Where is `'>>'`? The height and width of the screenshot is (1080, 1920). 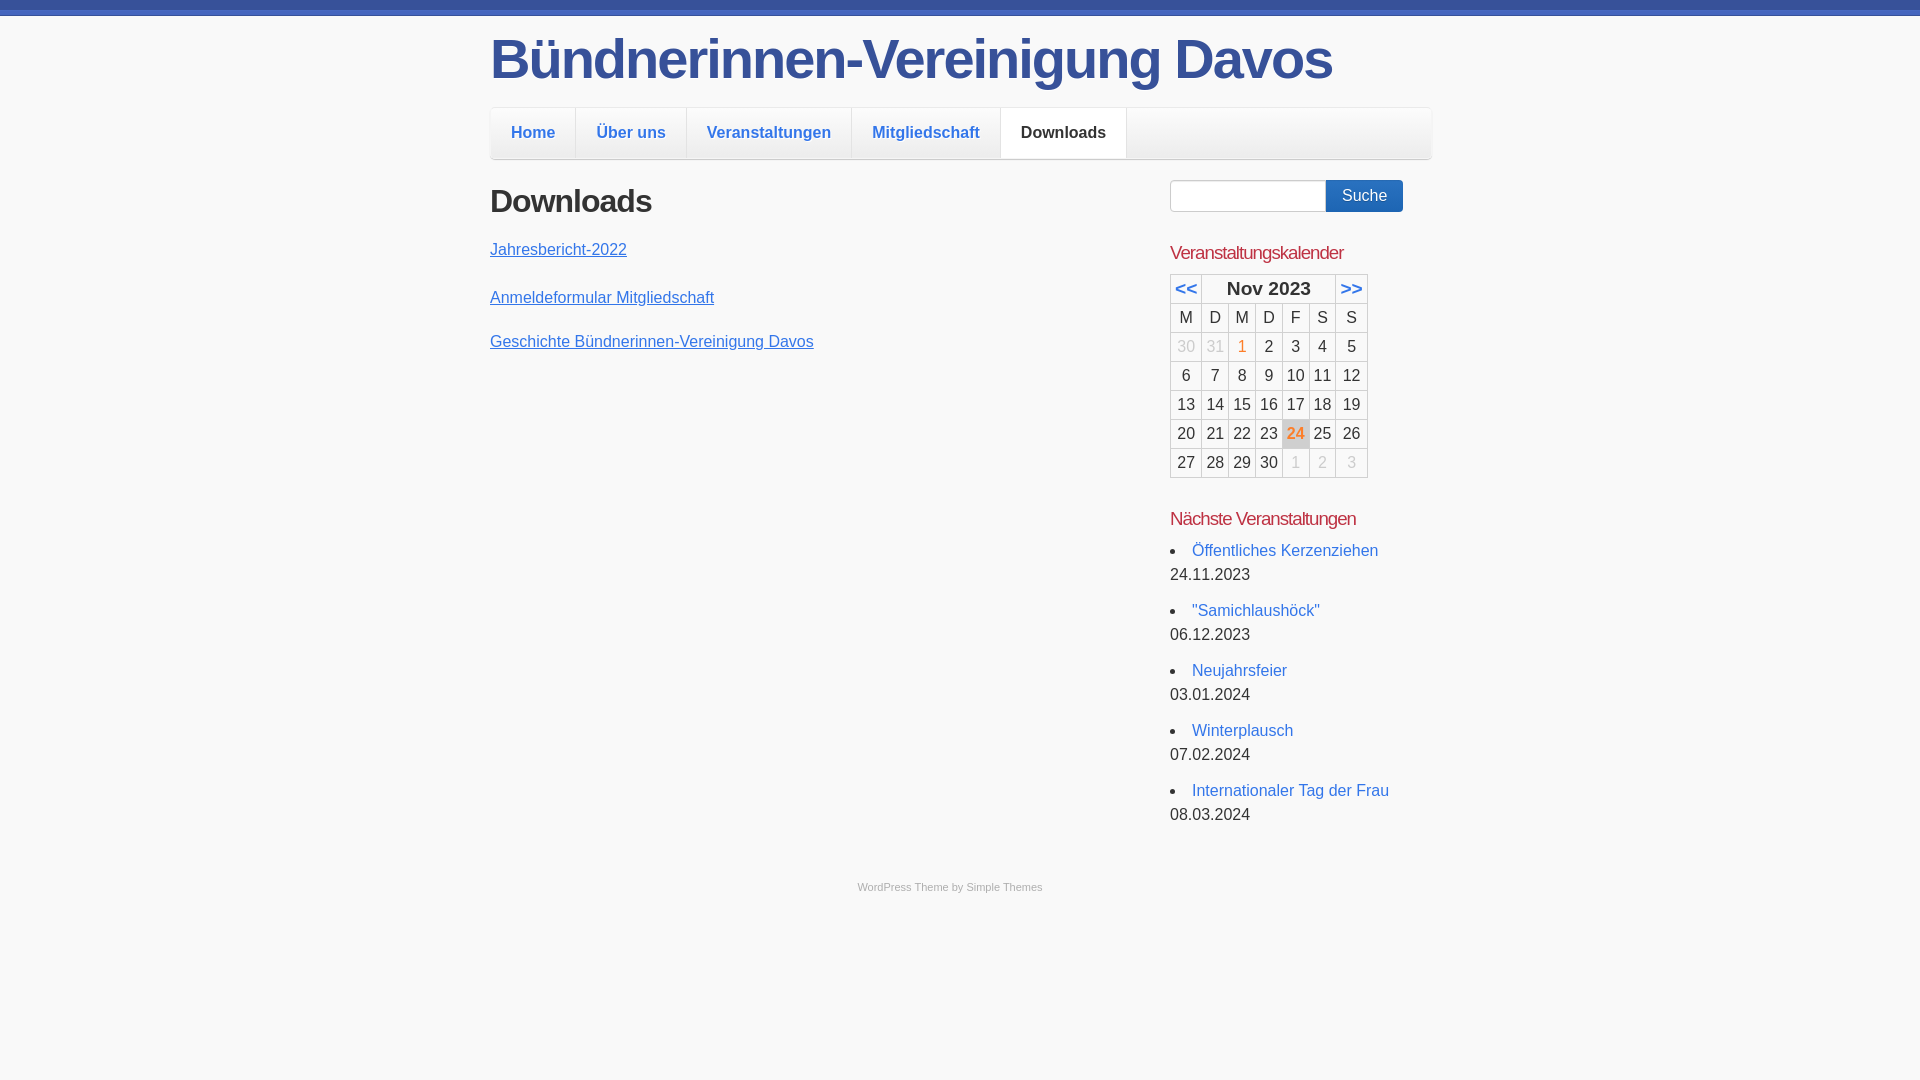
'>>' is located at coordinates (1350, 288).